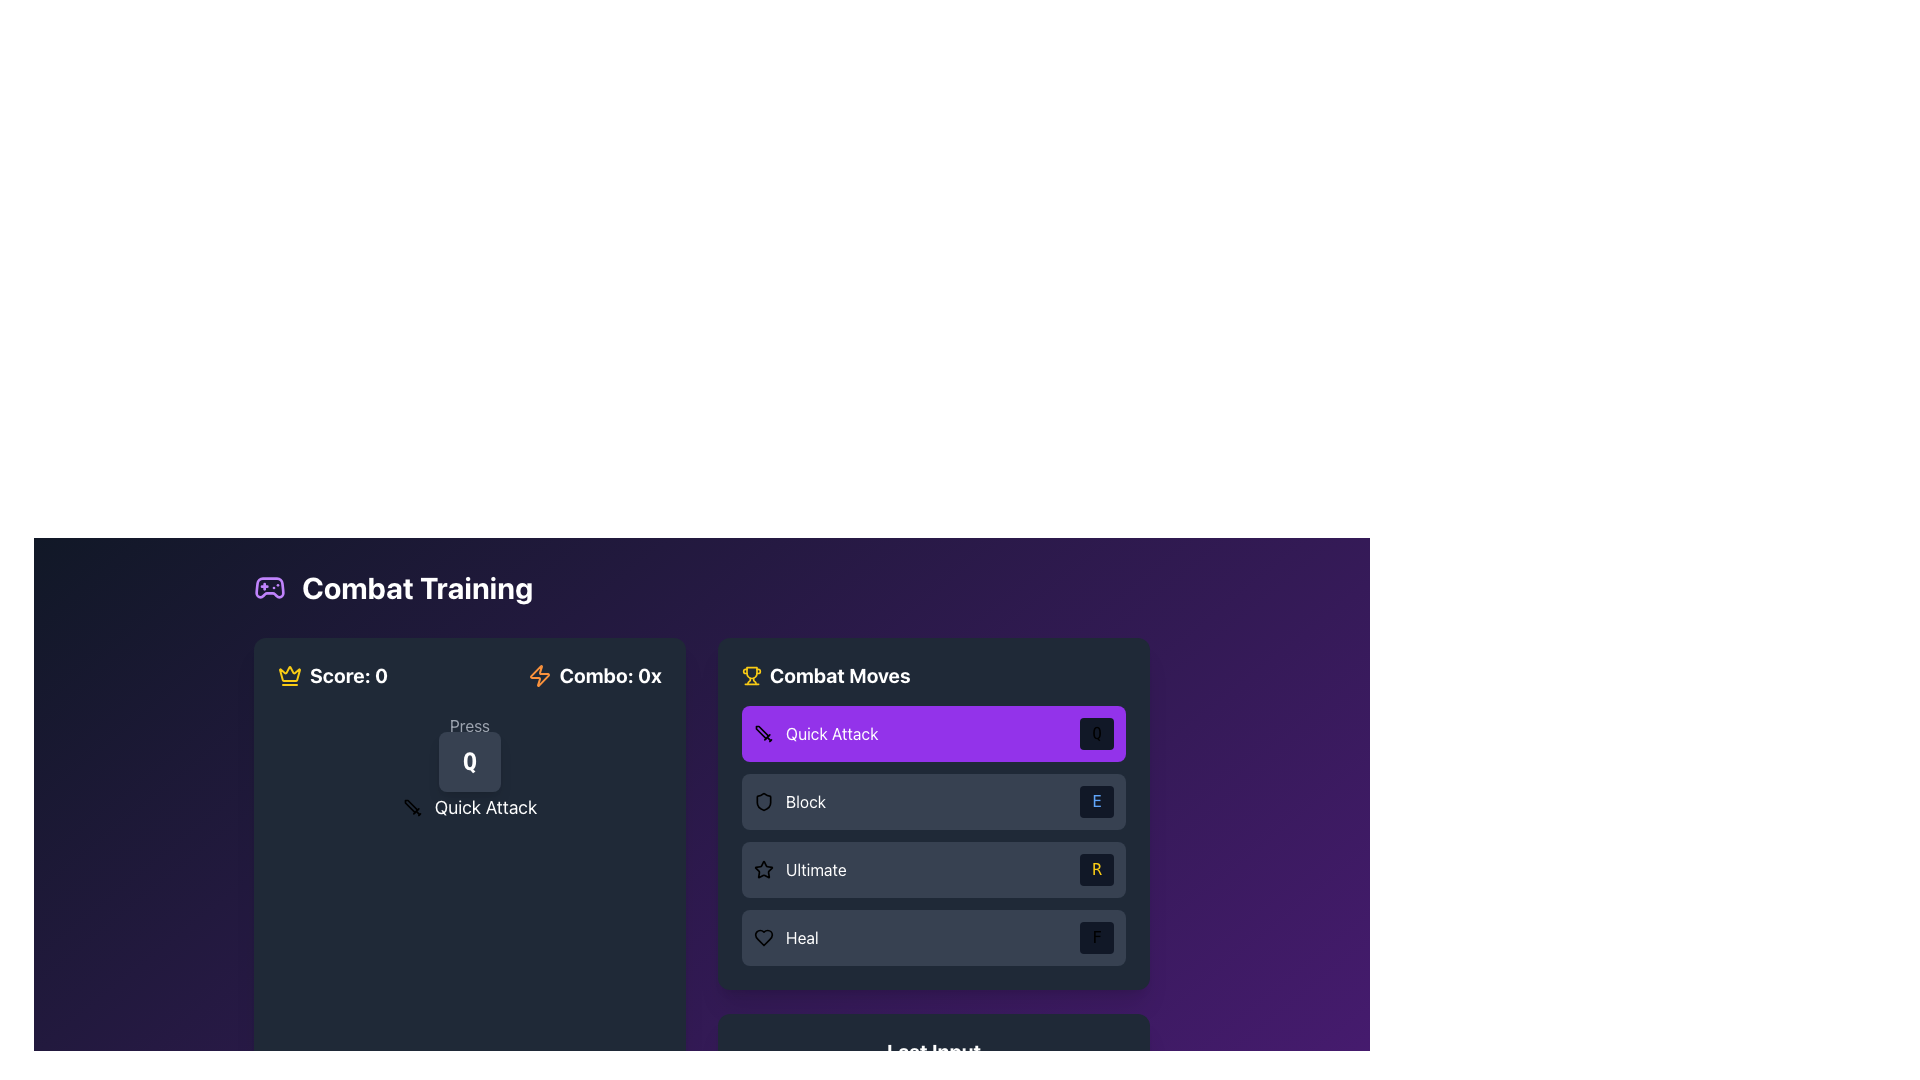  What do you see at coordinates (933, 869) in the screenshot?
I see `the 'Ultimate' combat move option in the 'Combat Moves' panel` at bounding box center [933, 869].